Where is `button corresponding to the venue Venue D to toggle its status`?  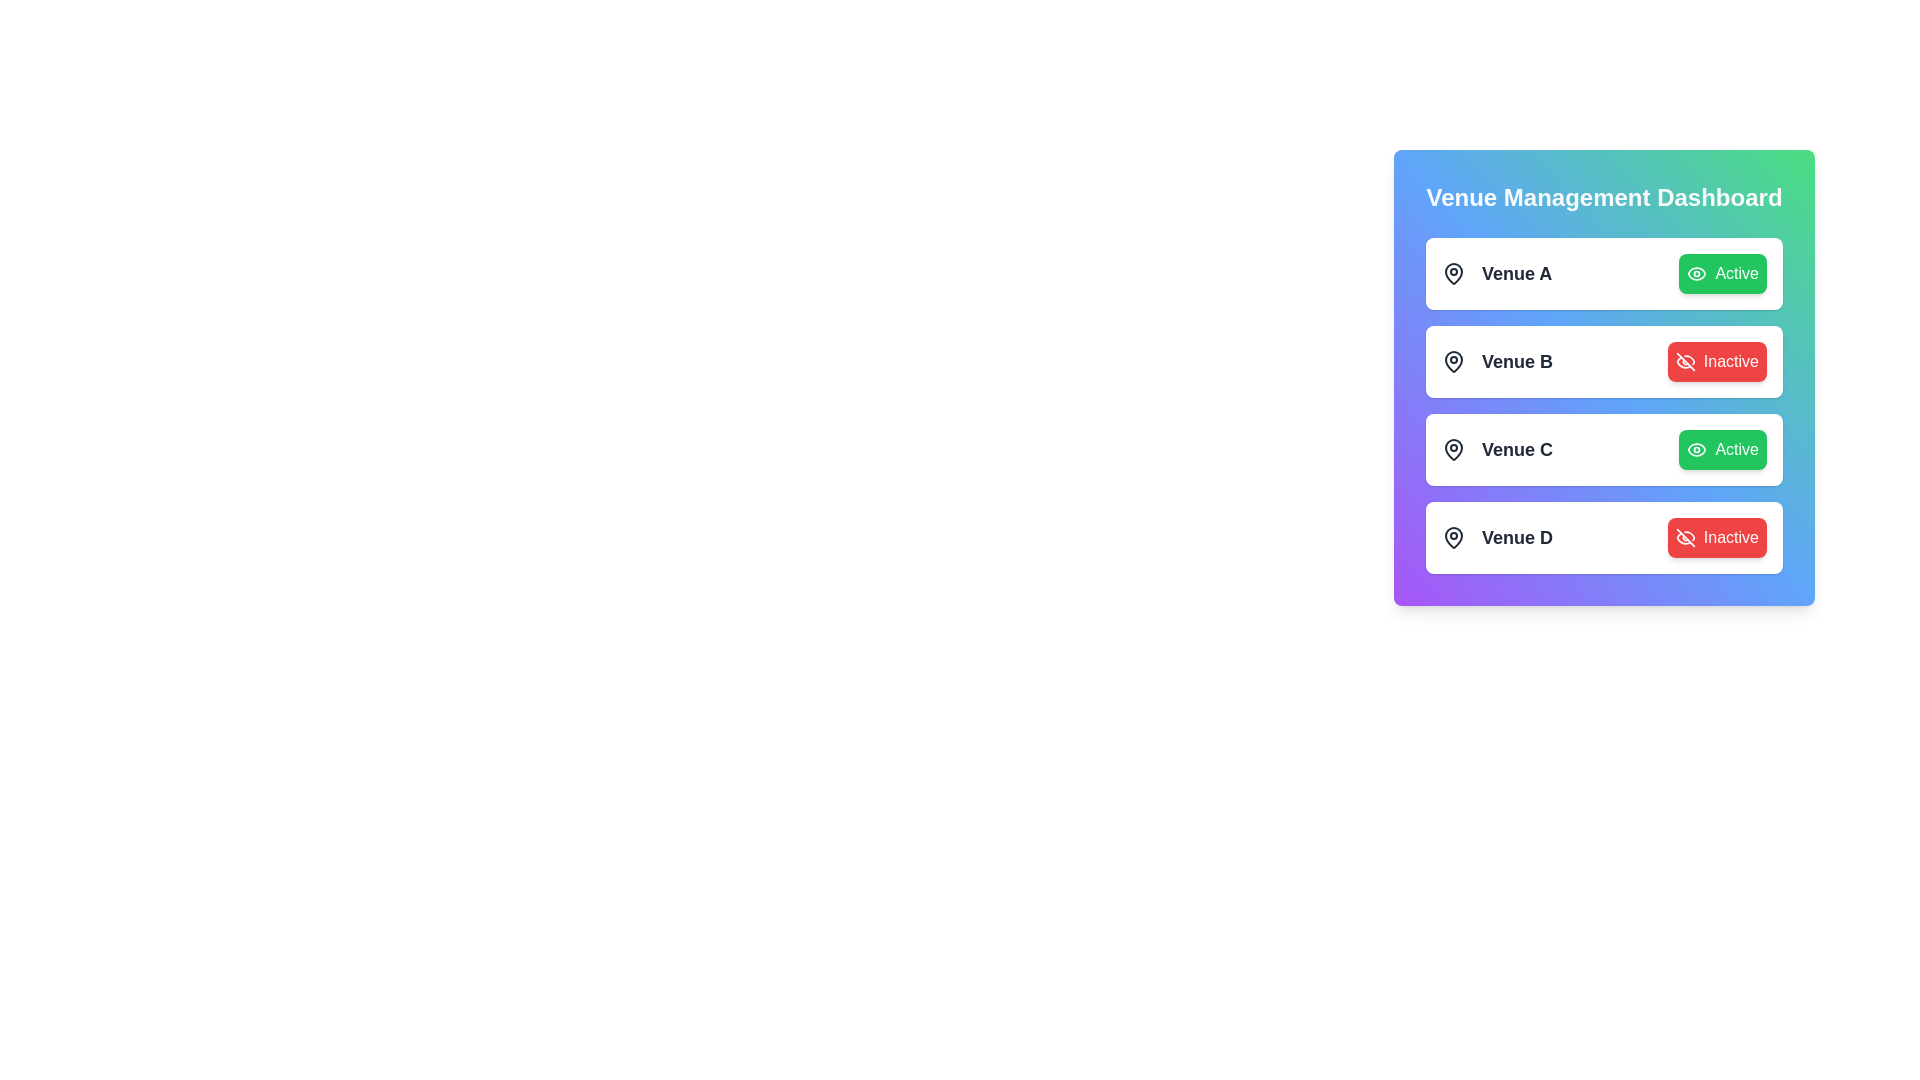 button corresponding to the venue Venue D to toggle its status is located at coordinates (1716, 536).